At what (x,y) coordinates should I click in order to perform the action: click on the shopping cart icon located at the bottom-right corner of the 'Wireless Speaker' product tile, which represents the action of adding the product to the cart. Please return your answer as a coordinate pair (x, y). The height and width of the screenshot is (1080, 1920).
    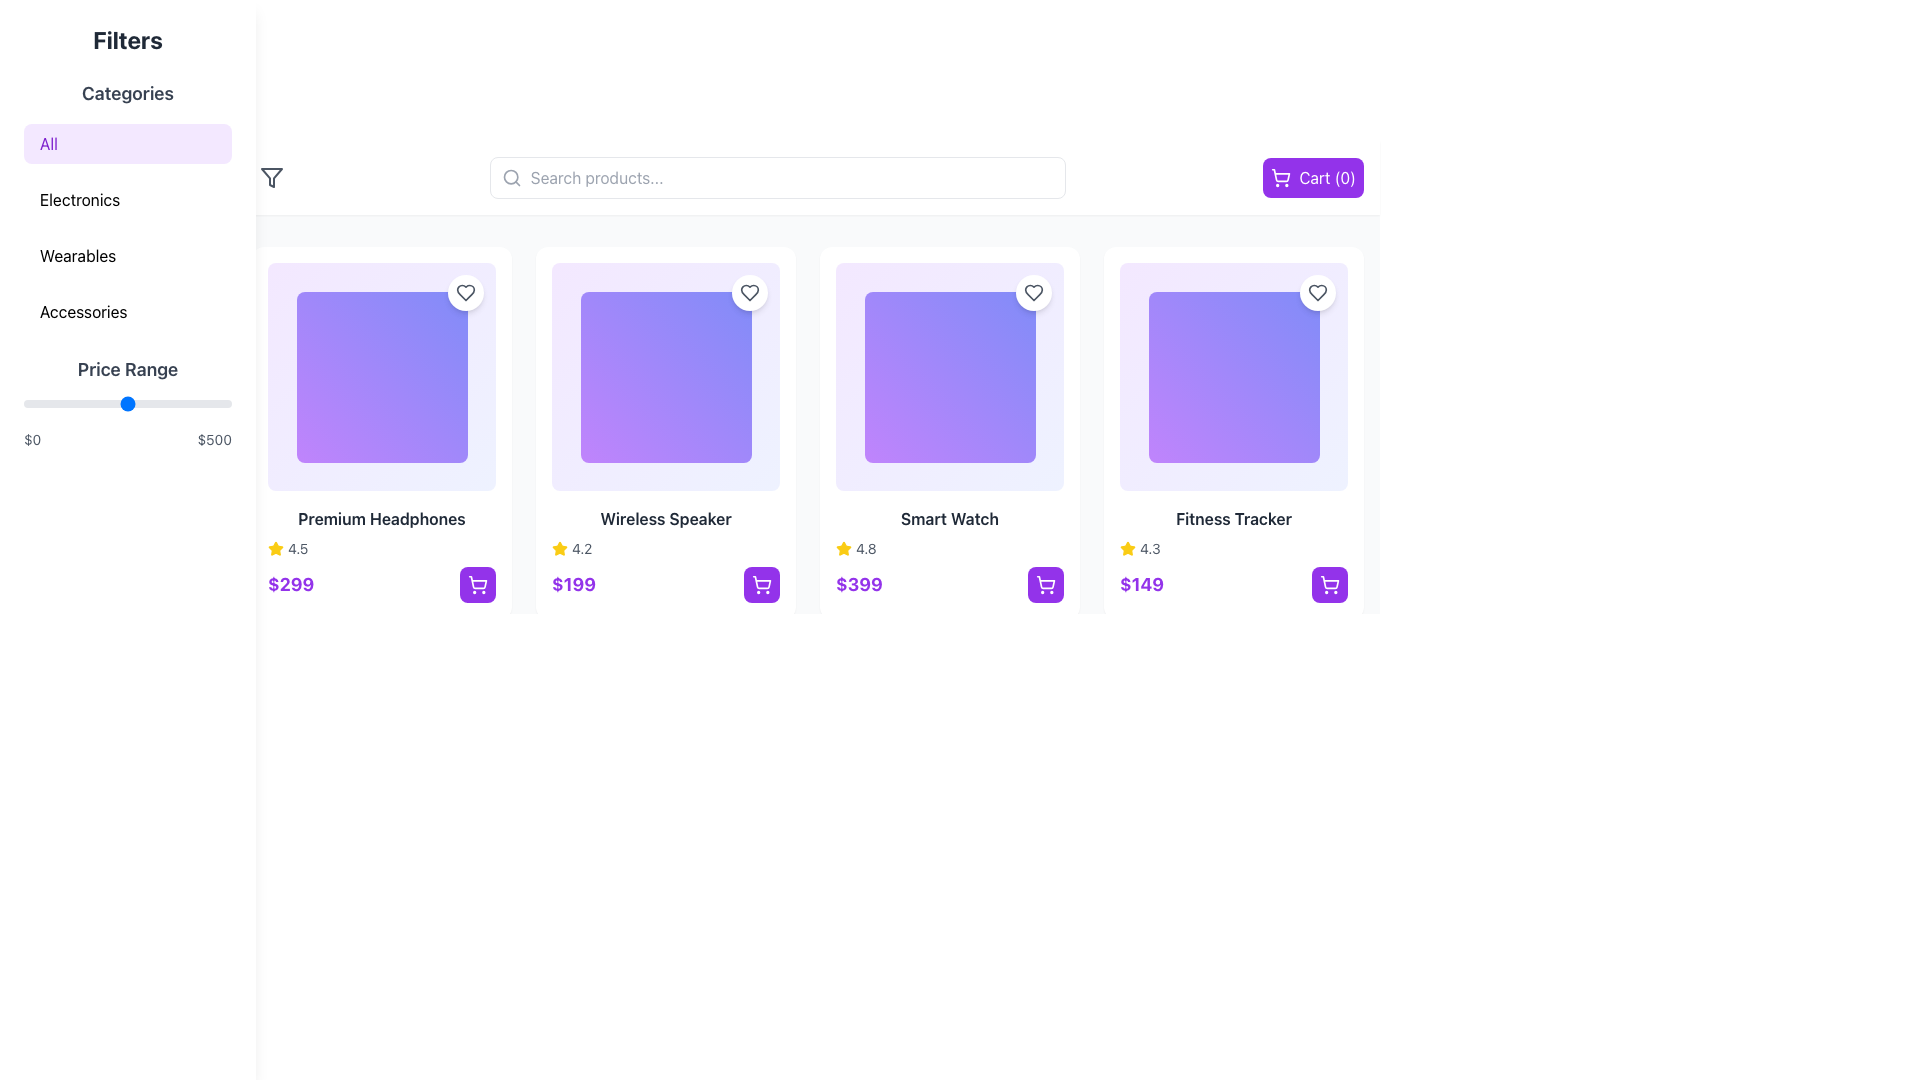
    Looking at the image, I should click on (761, 582).